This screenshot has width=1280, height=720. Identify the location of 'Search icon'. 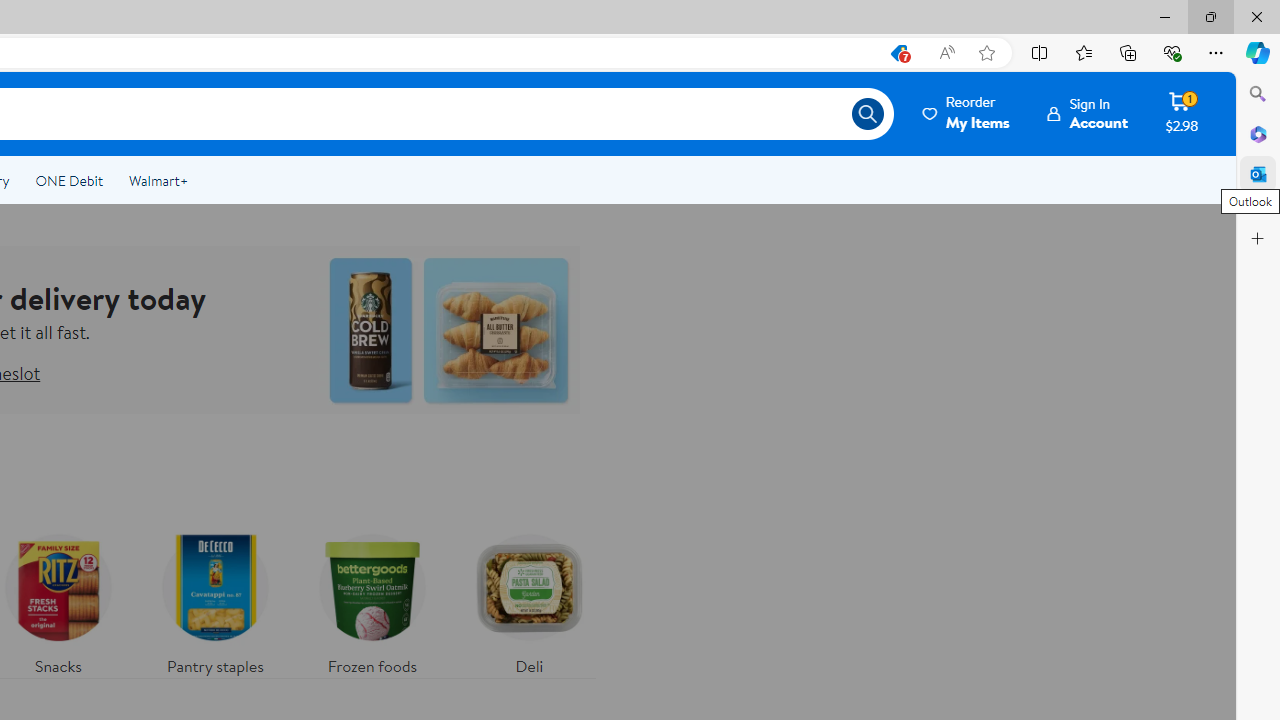
(867, 114).